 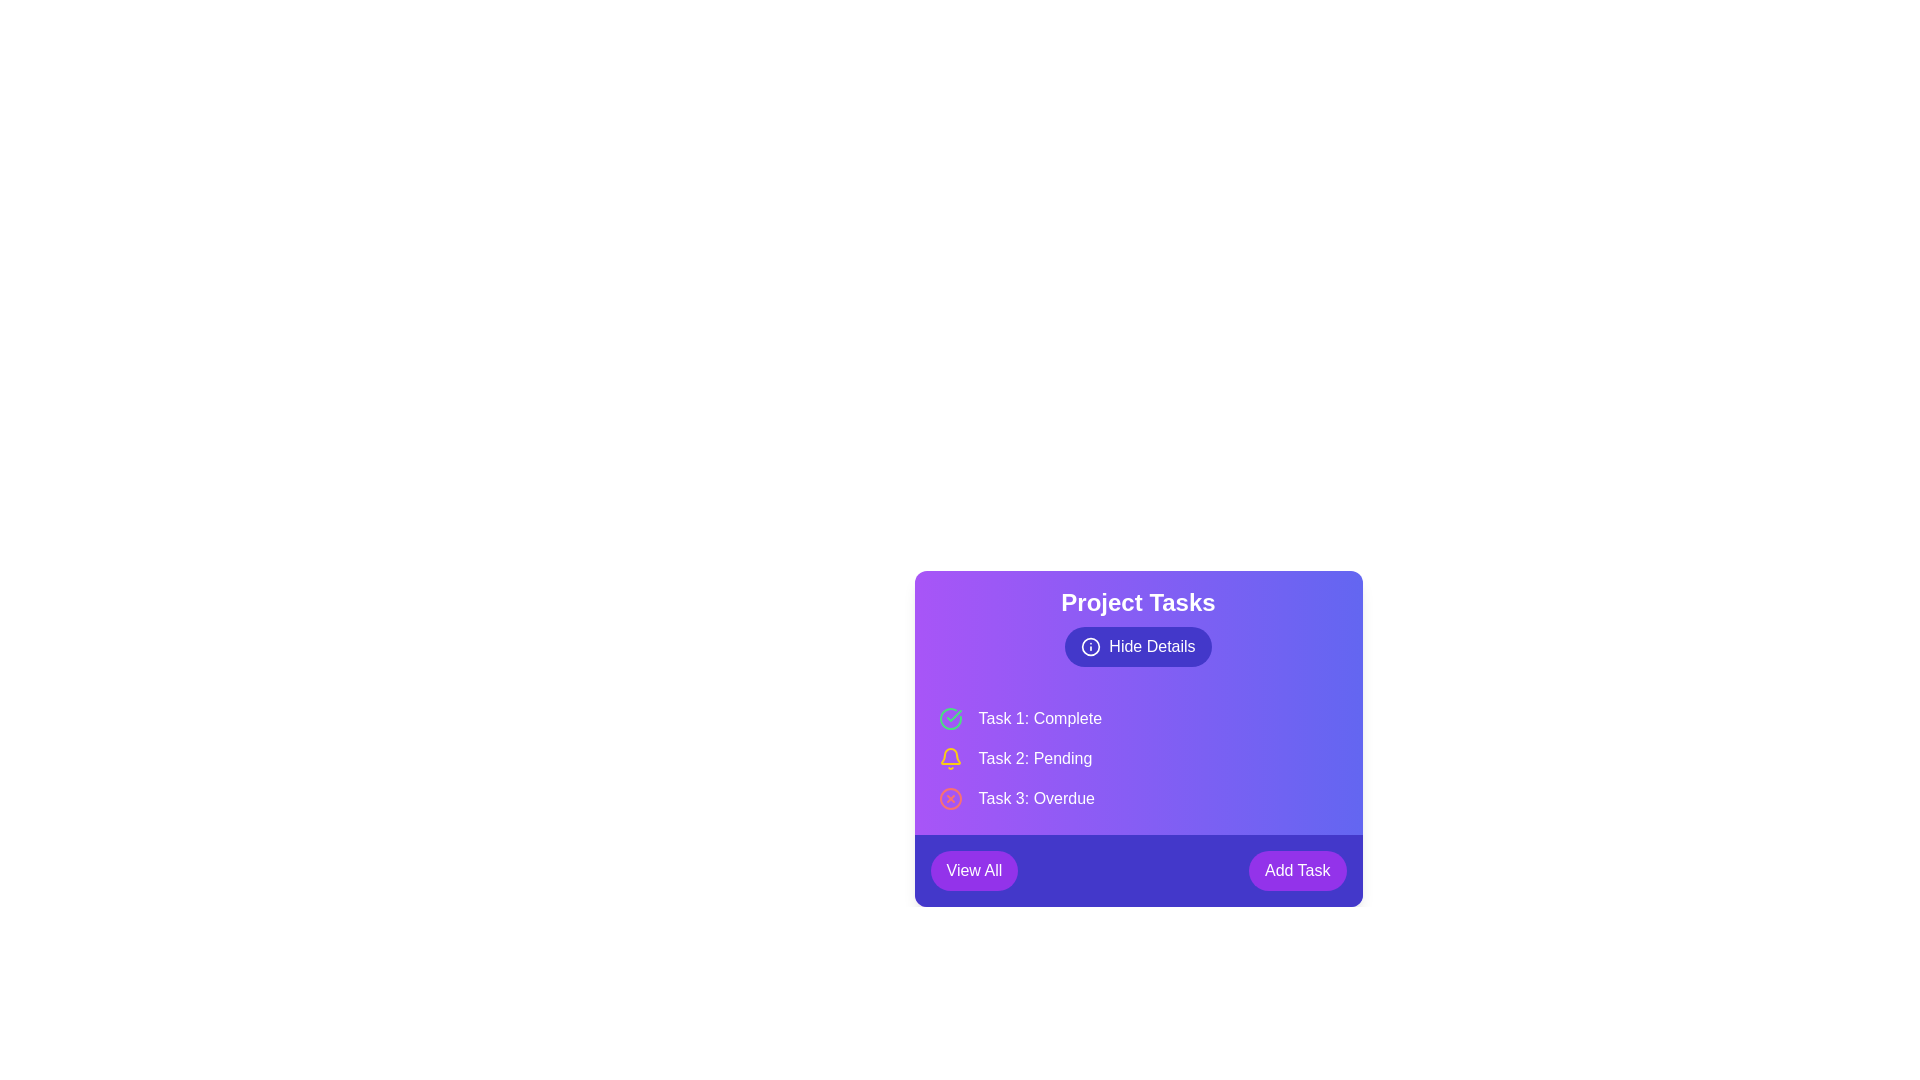 What do you see at coordinates (1297, 870) in the screenshot?
I see `the 'Add Task' button located at the bottom-right corner of the panel` at bounding box center [1297, 870].